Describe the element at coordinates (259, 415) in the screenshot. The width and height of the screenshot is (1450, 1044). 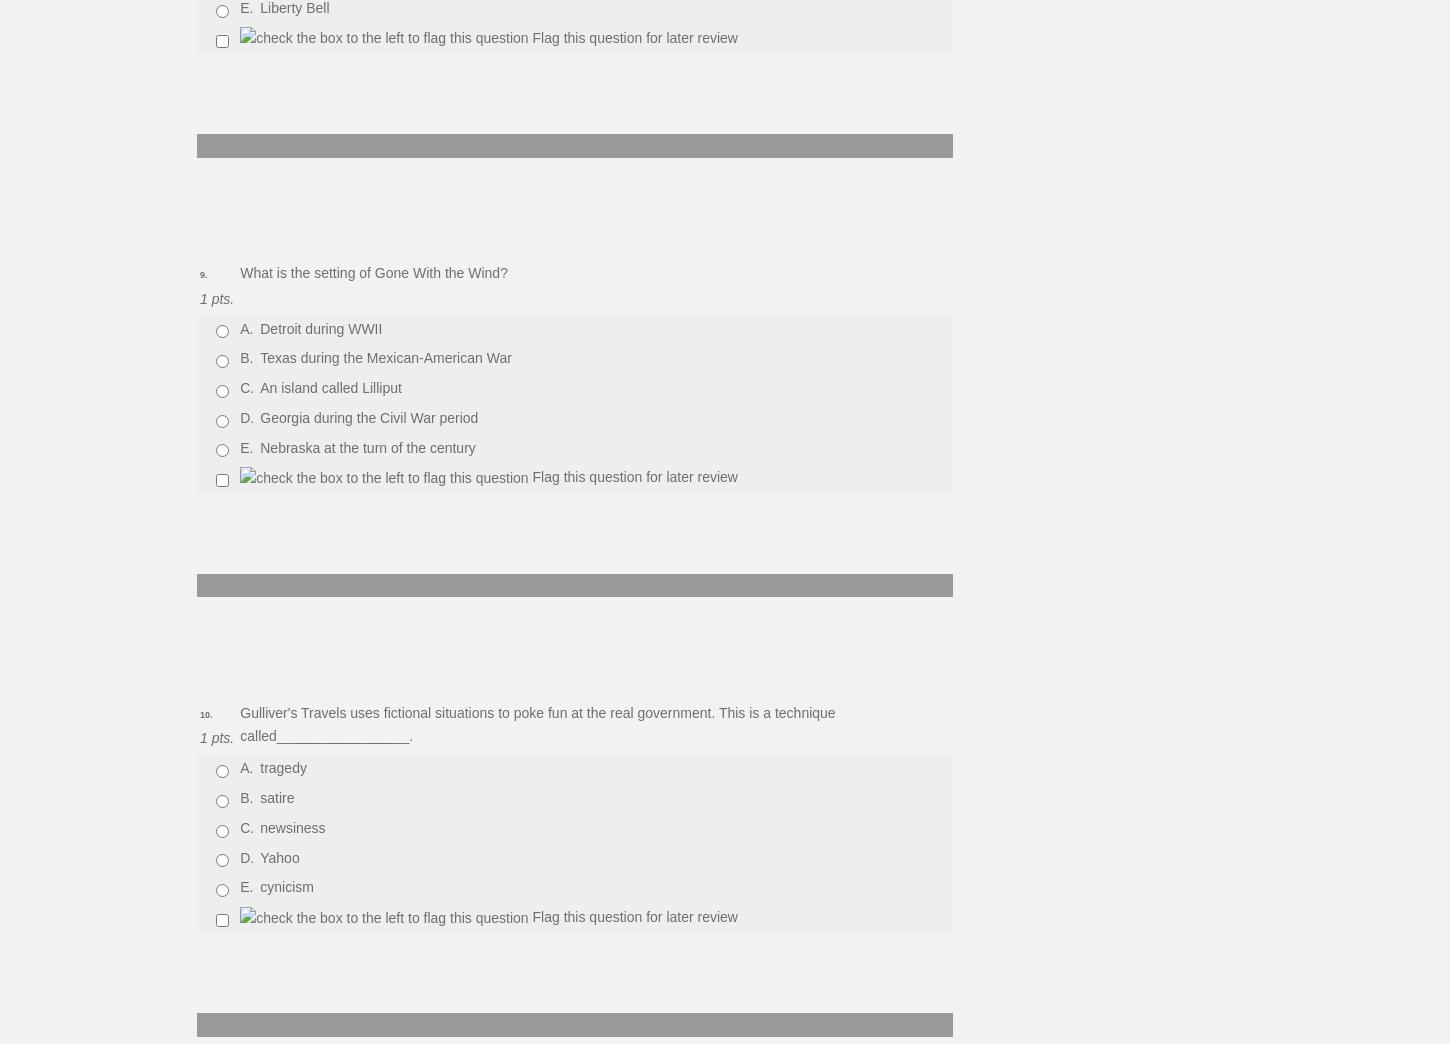
I see `'Georgia during the Civil War period'` at that location.